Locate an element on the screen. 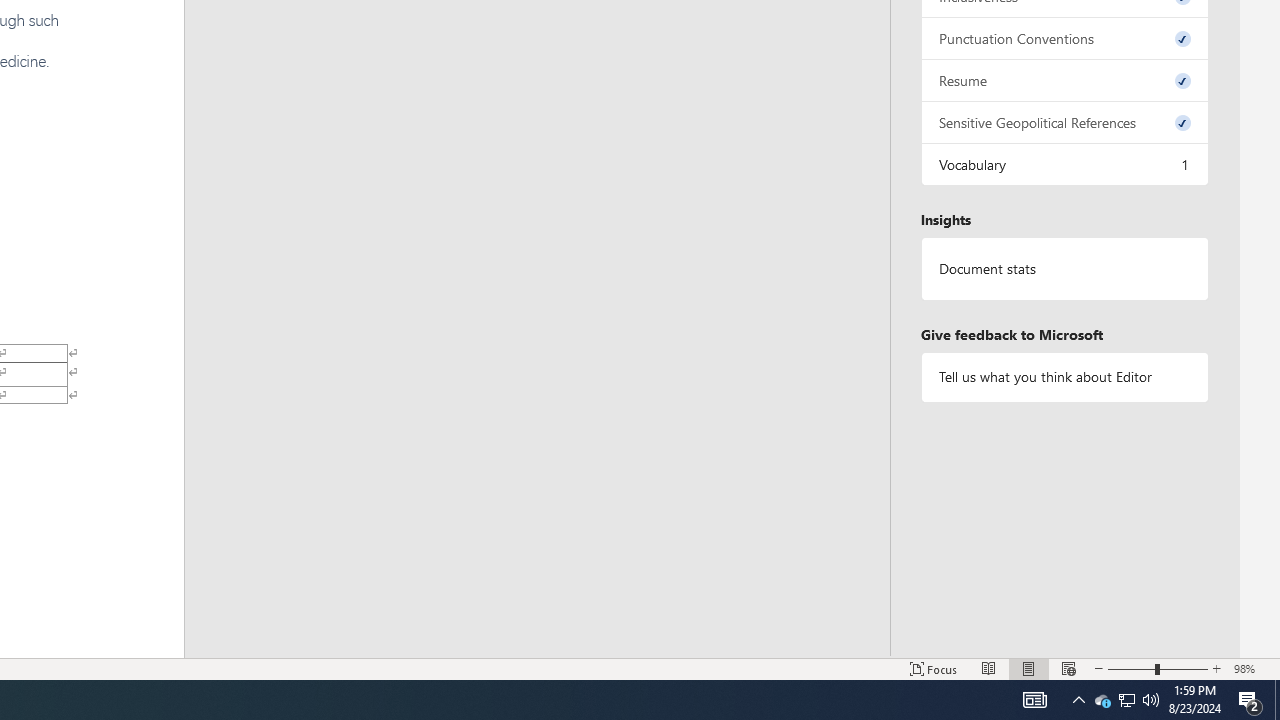 The image size is (1280, 720). 'Tell us what you think about Editor' is located at coordinates (1063, 377).